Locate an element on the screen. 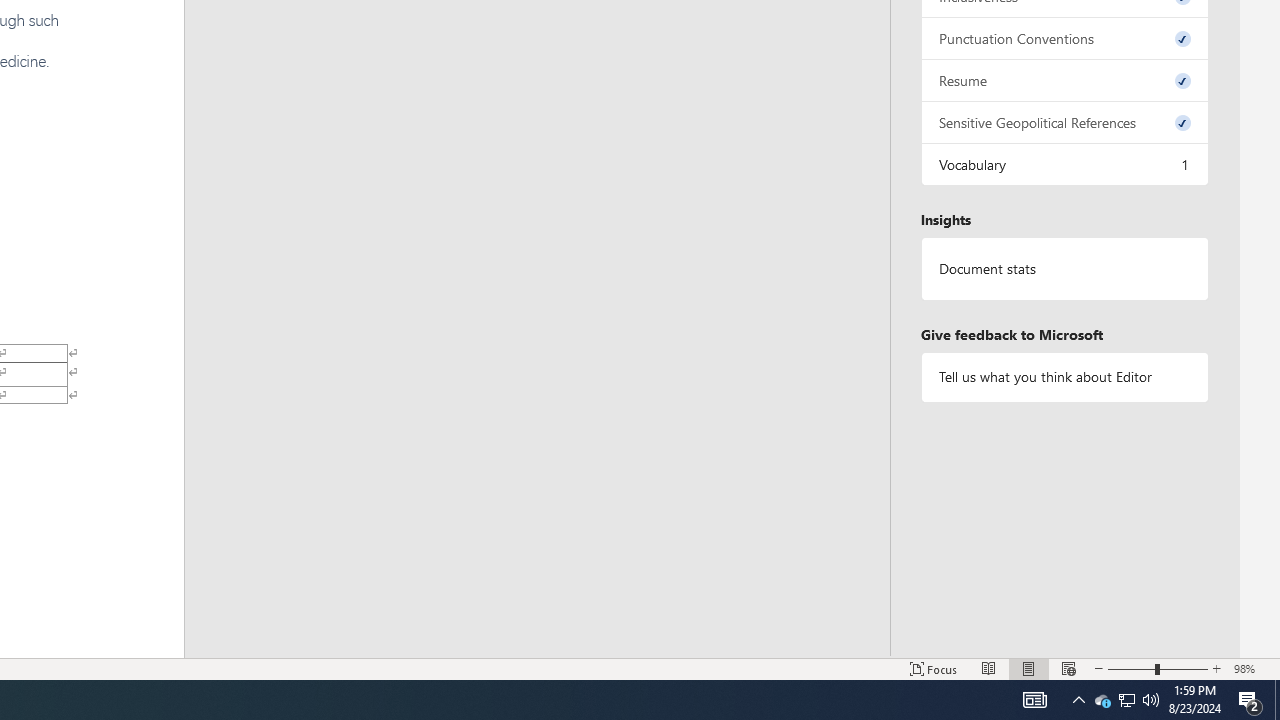 The image size is (1280, 720). 'Tell us what you think about Editor' is located at coordinates (1063, 377).